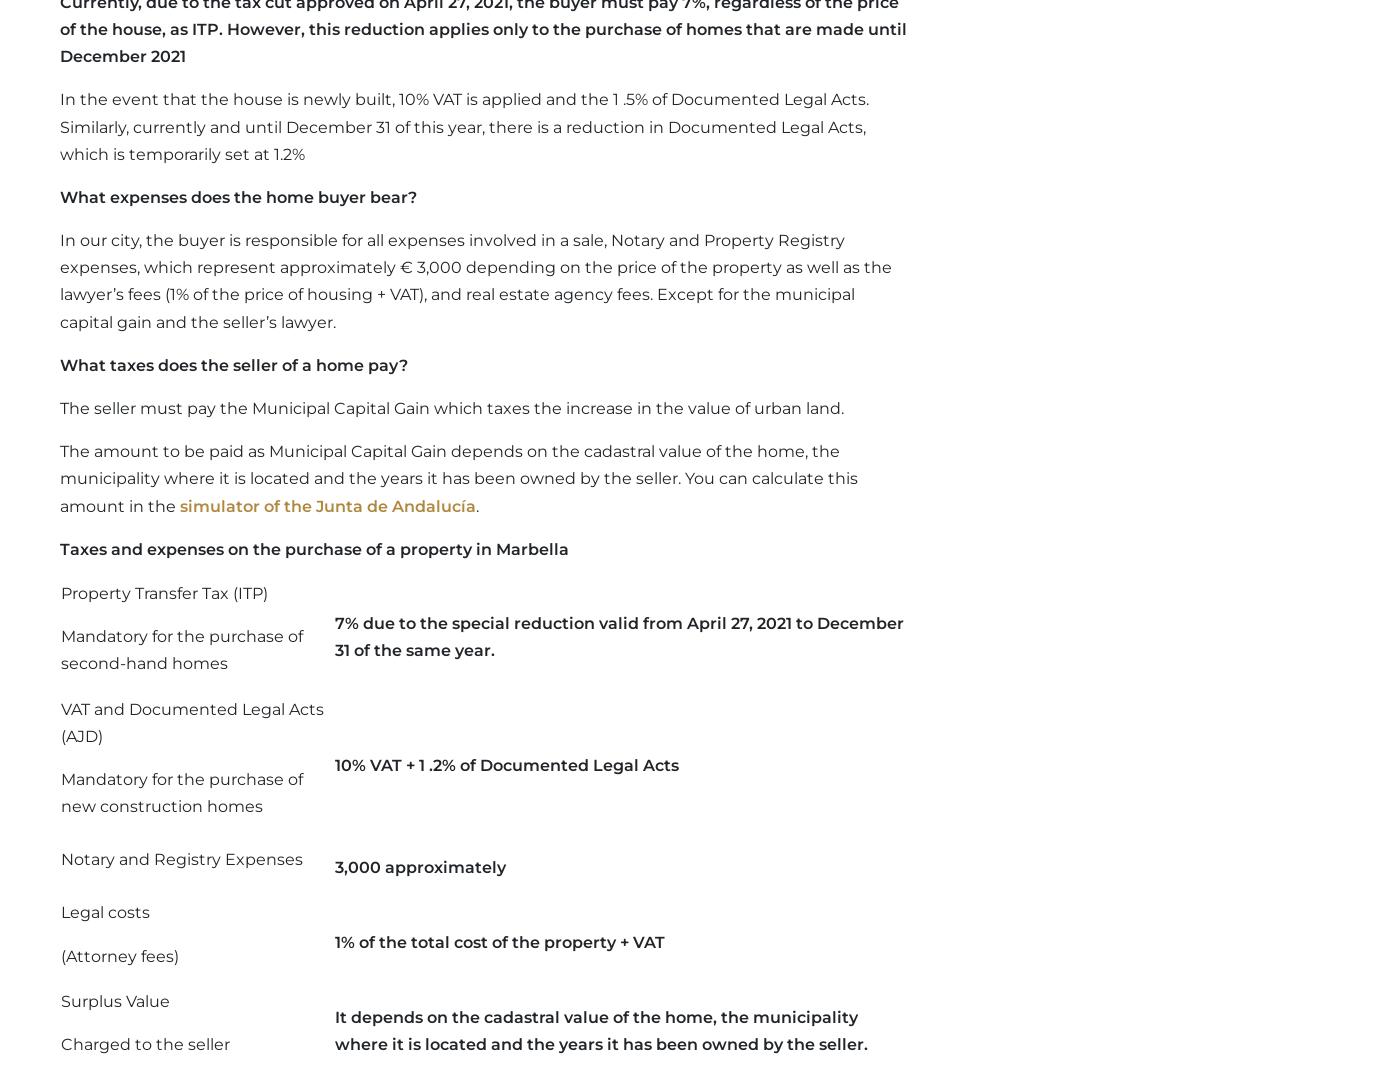 This screenshot has height=1078, width=1400. What do you see at coordinates (498, 941) in the screenshot?
I see `'1% of the total cost of the property + VAT'` at bounding box center [498, 941].